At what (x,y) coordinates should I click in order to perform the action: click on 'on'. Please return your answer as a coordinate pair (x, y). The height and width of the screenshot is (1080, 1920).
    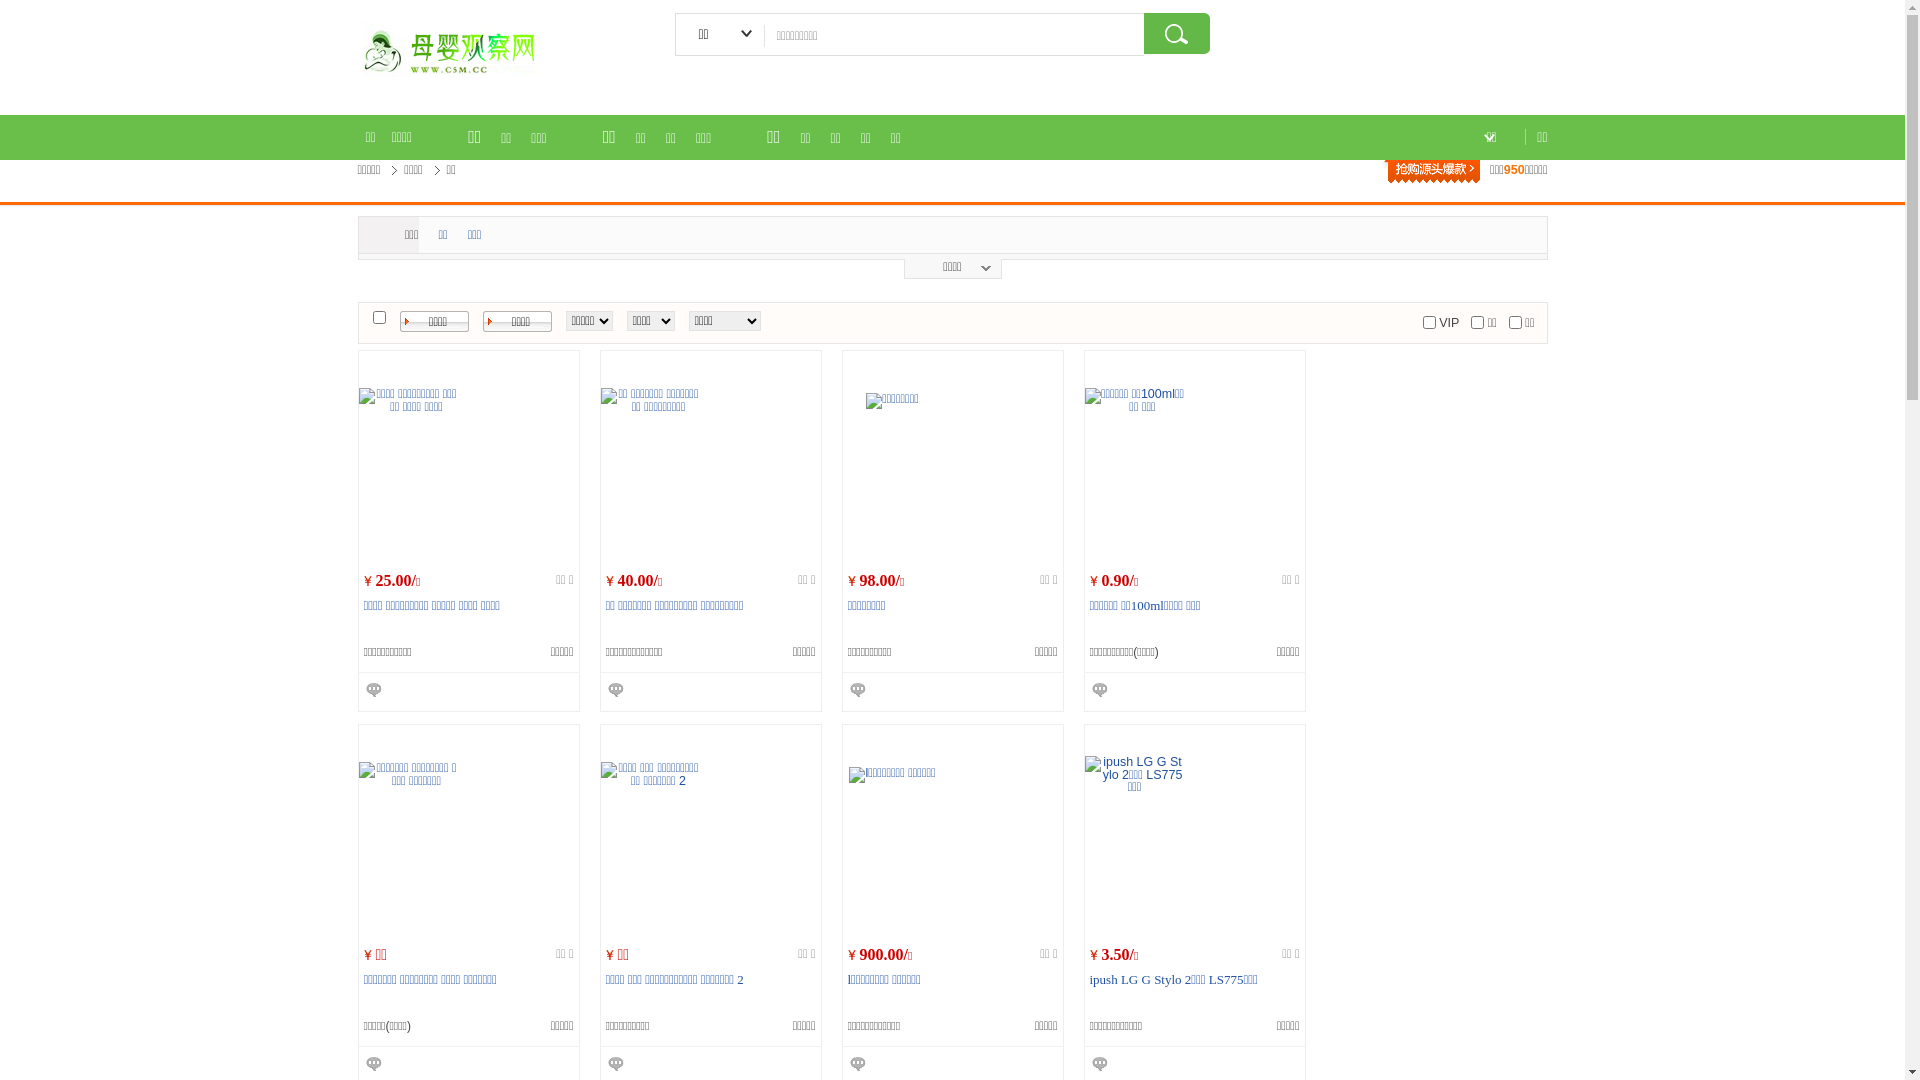
    Looking at the image, I should click on (1515, 321).